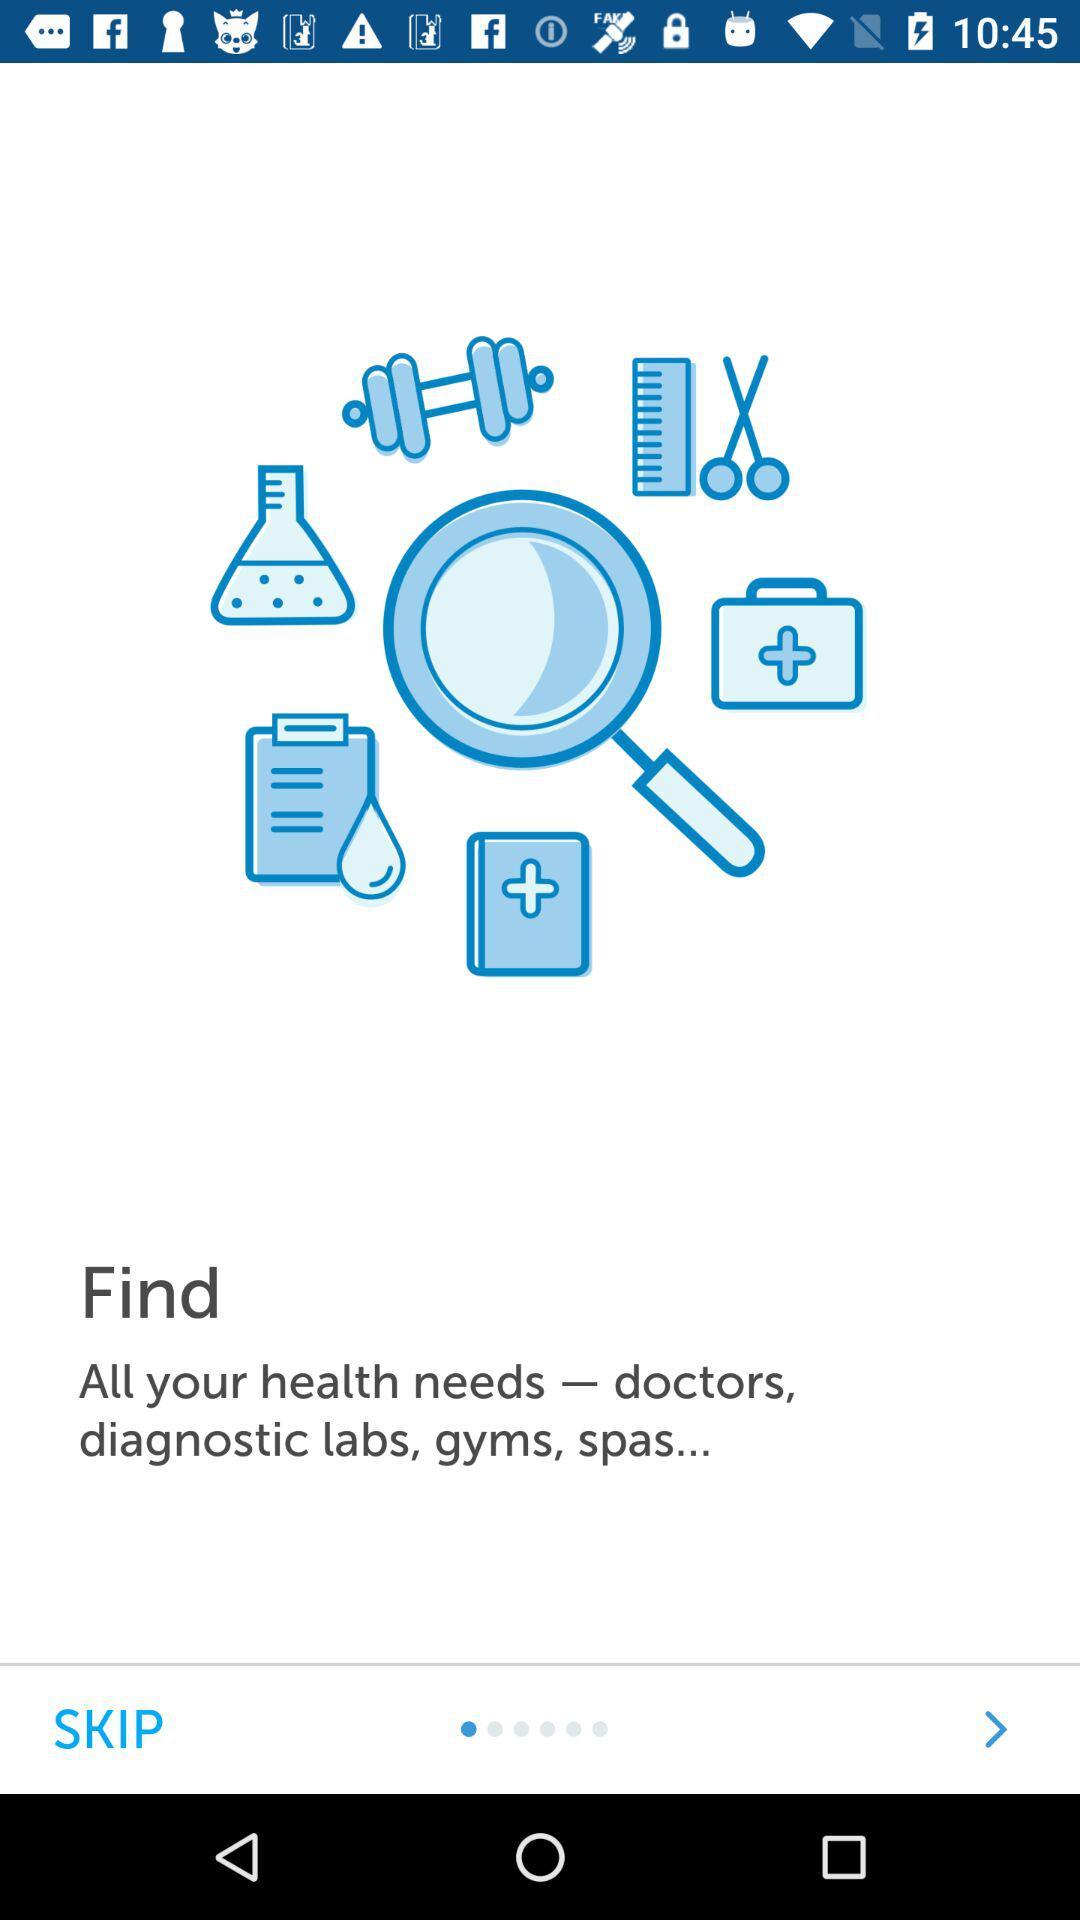 This screenshot has width=1080, height=1920. Describe the element at coordinates (995, 1728) in the screenshot. I see `the arrow_forward icon` at that location.